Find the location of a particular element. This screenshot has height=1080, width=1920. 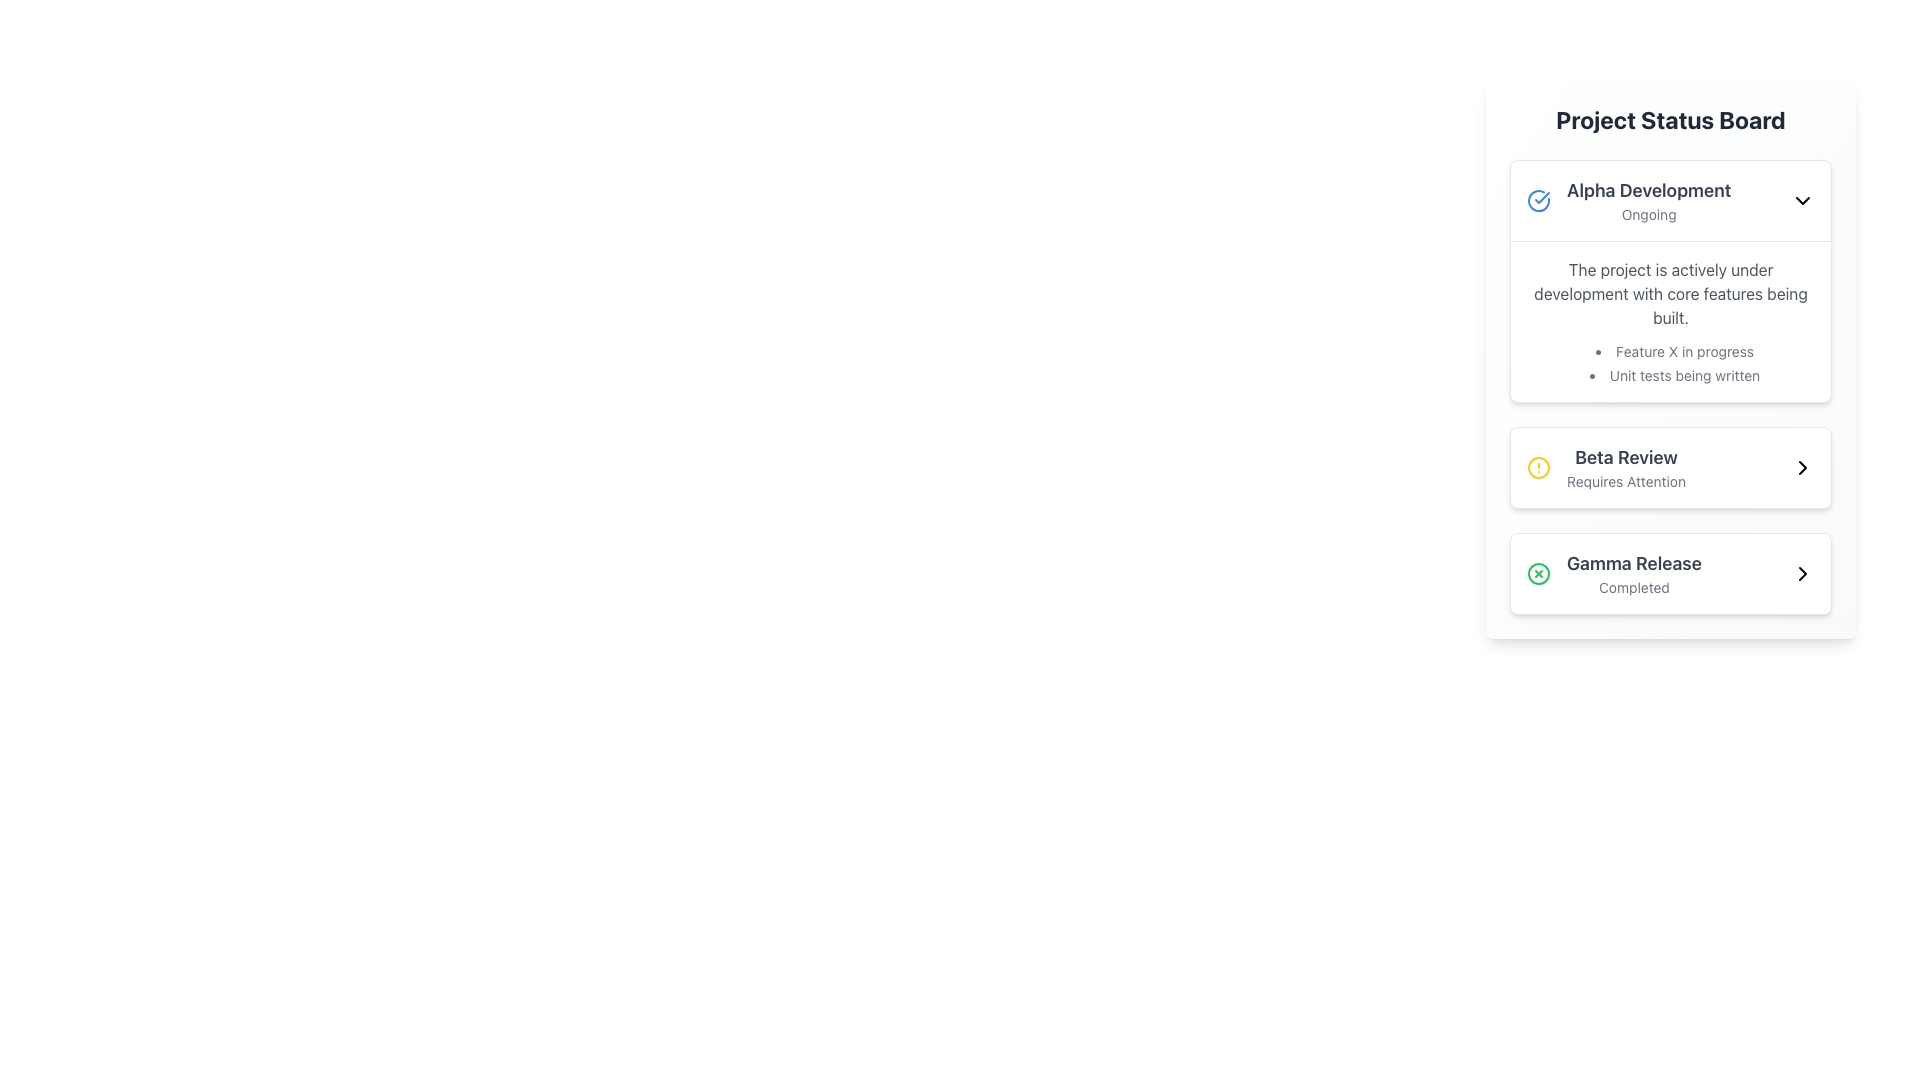

text element that describes the project status, which is styled in muted gray and states 'The project is actively under development with core features being built.' It is located in the 'Alpha Development' section of the Project Status Board is located at coordinates (1670, 293).